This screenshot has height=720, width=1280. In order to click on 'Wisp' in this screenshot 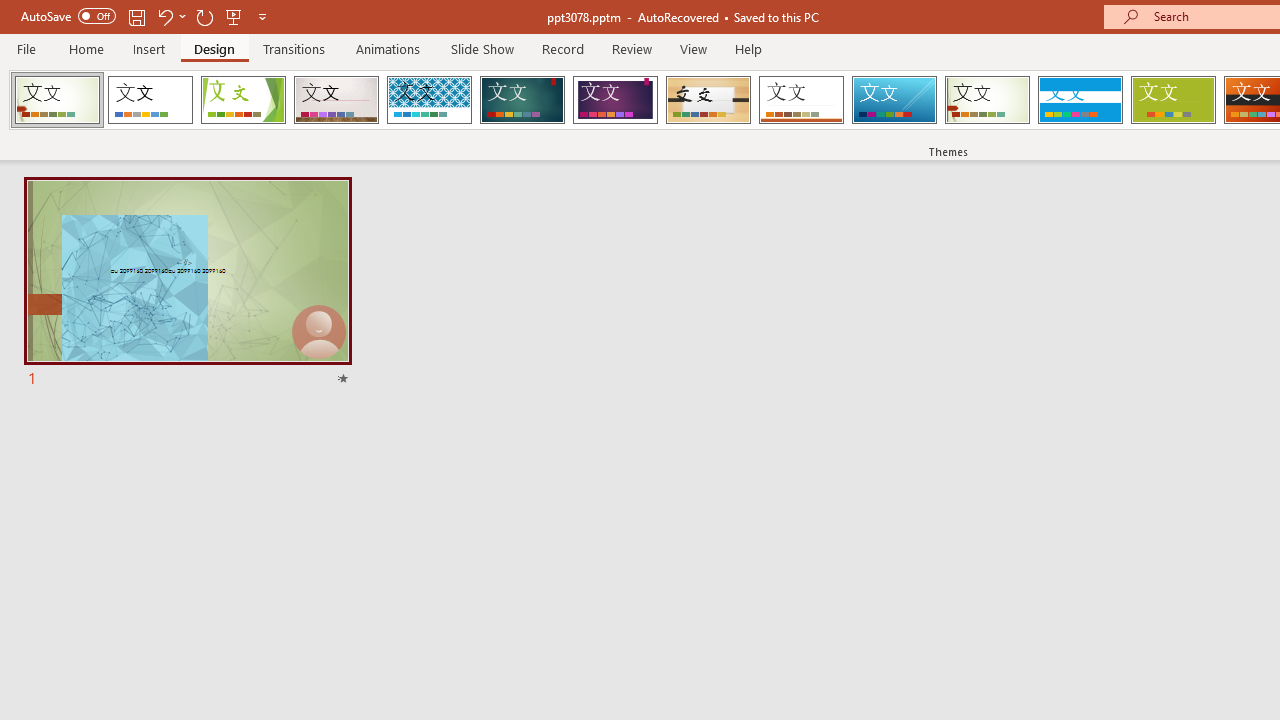, I will do `click(987, 100)`.